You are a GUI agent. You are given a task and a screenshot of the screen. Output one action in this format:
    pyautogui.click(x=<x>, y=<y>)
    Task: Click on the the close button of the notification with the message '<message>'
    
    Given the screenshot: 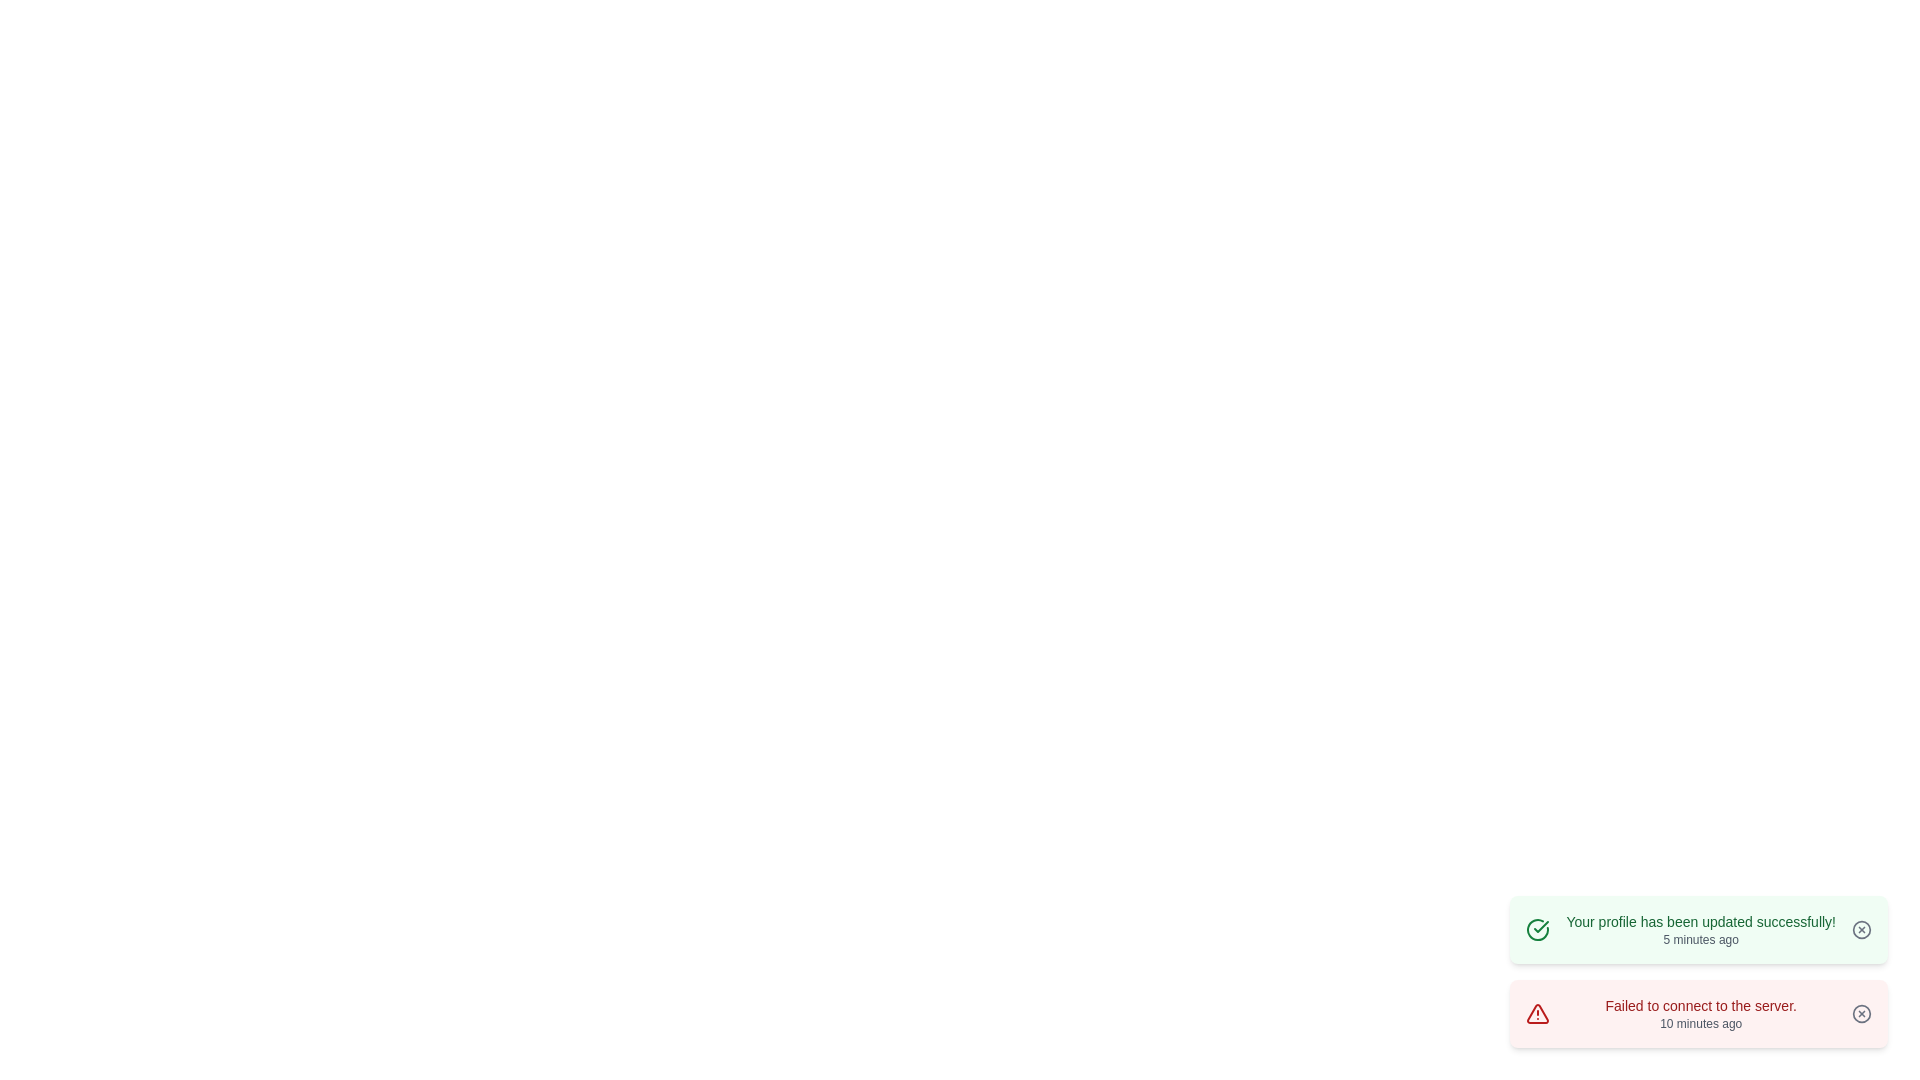 What is the action you would take?
    pyautogui.click(x=1861, y=929)
    